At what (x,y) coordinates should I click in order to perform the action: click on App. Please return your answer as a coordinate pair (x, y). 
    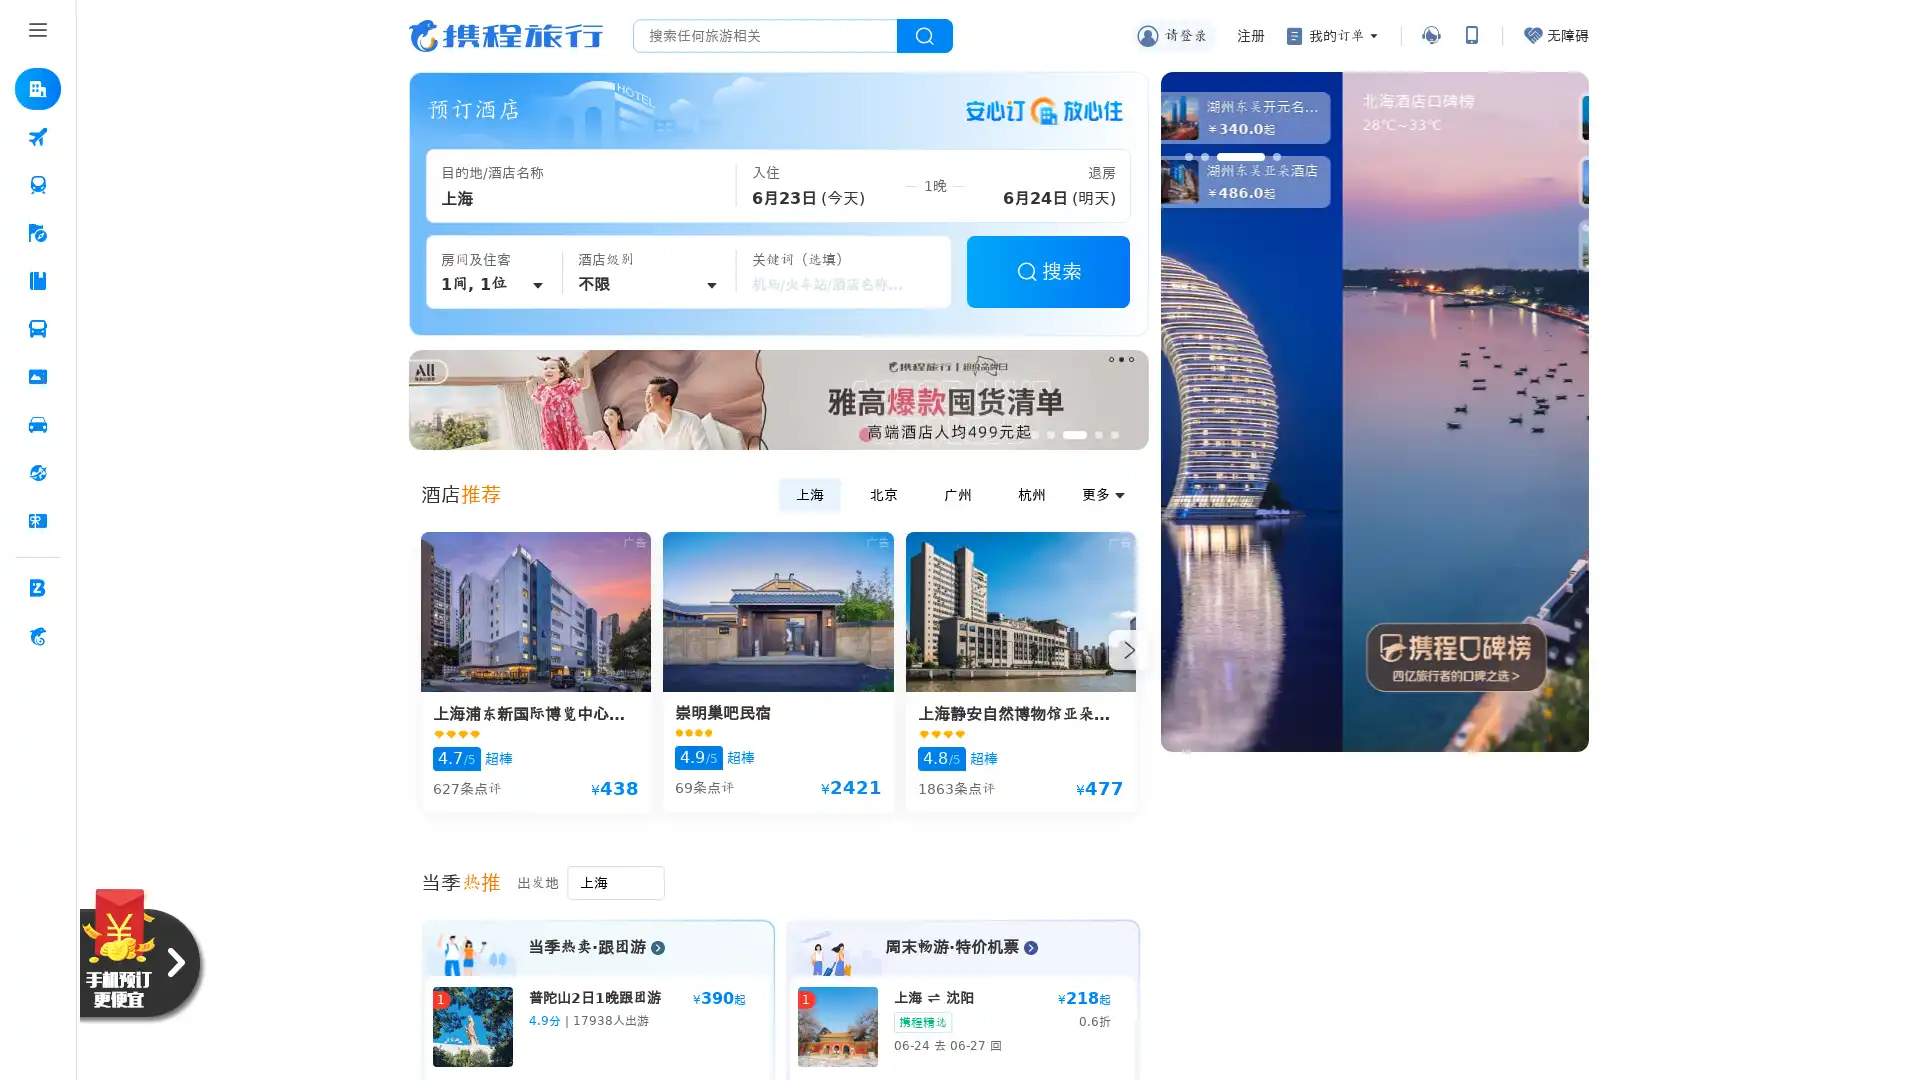
    Looking at the image, I should click on (1470, 35).